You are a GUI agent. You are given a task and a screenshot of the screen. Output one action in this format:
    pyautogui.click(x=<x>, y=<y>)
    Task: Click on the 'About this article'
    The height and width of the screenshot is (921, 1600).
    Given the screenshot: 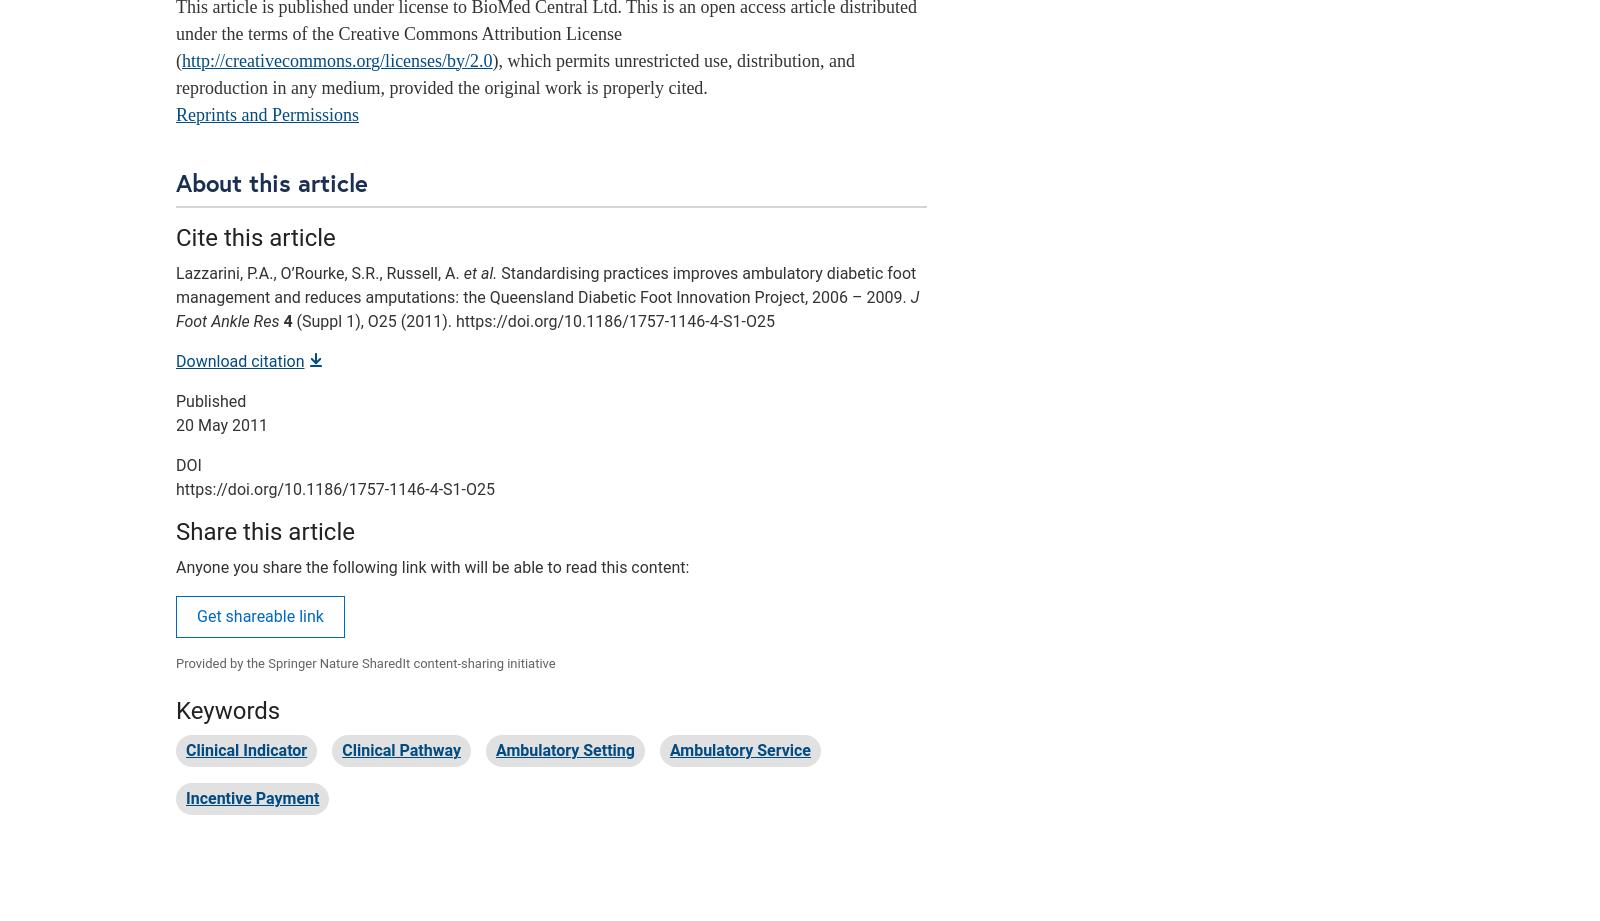 What is the action you would take?
    pyautogui.click(x=175, y=181)
    